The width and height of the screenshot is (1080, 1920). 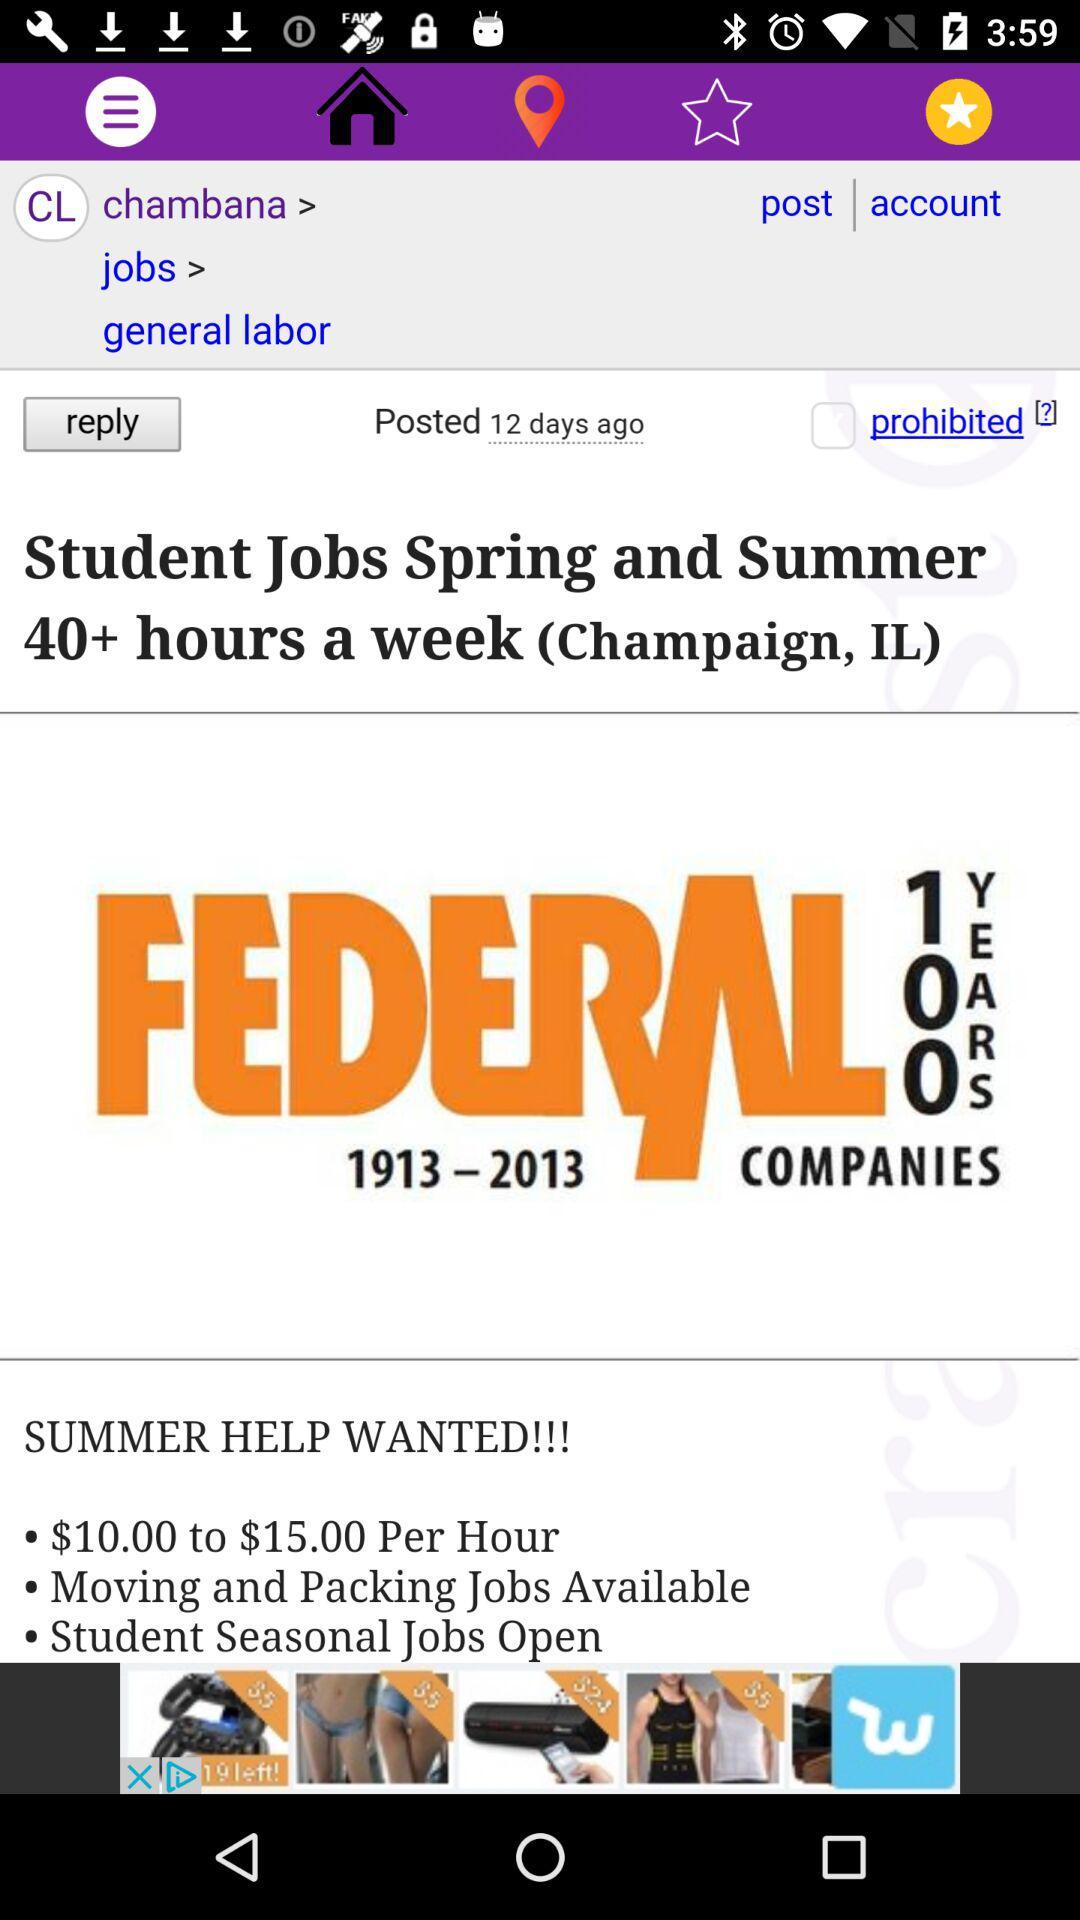 What do you see at coordinates (716, 110) in the screenshot?
I see `favorite` at bounding box center [716, 110].